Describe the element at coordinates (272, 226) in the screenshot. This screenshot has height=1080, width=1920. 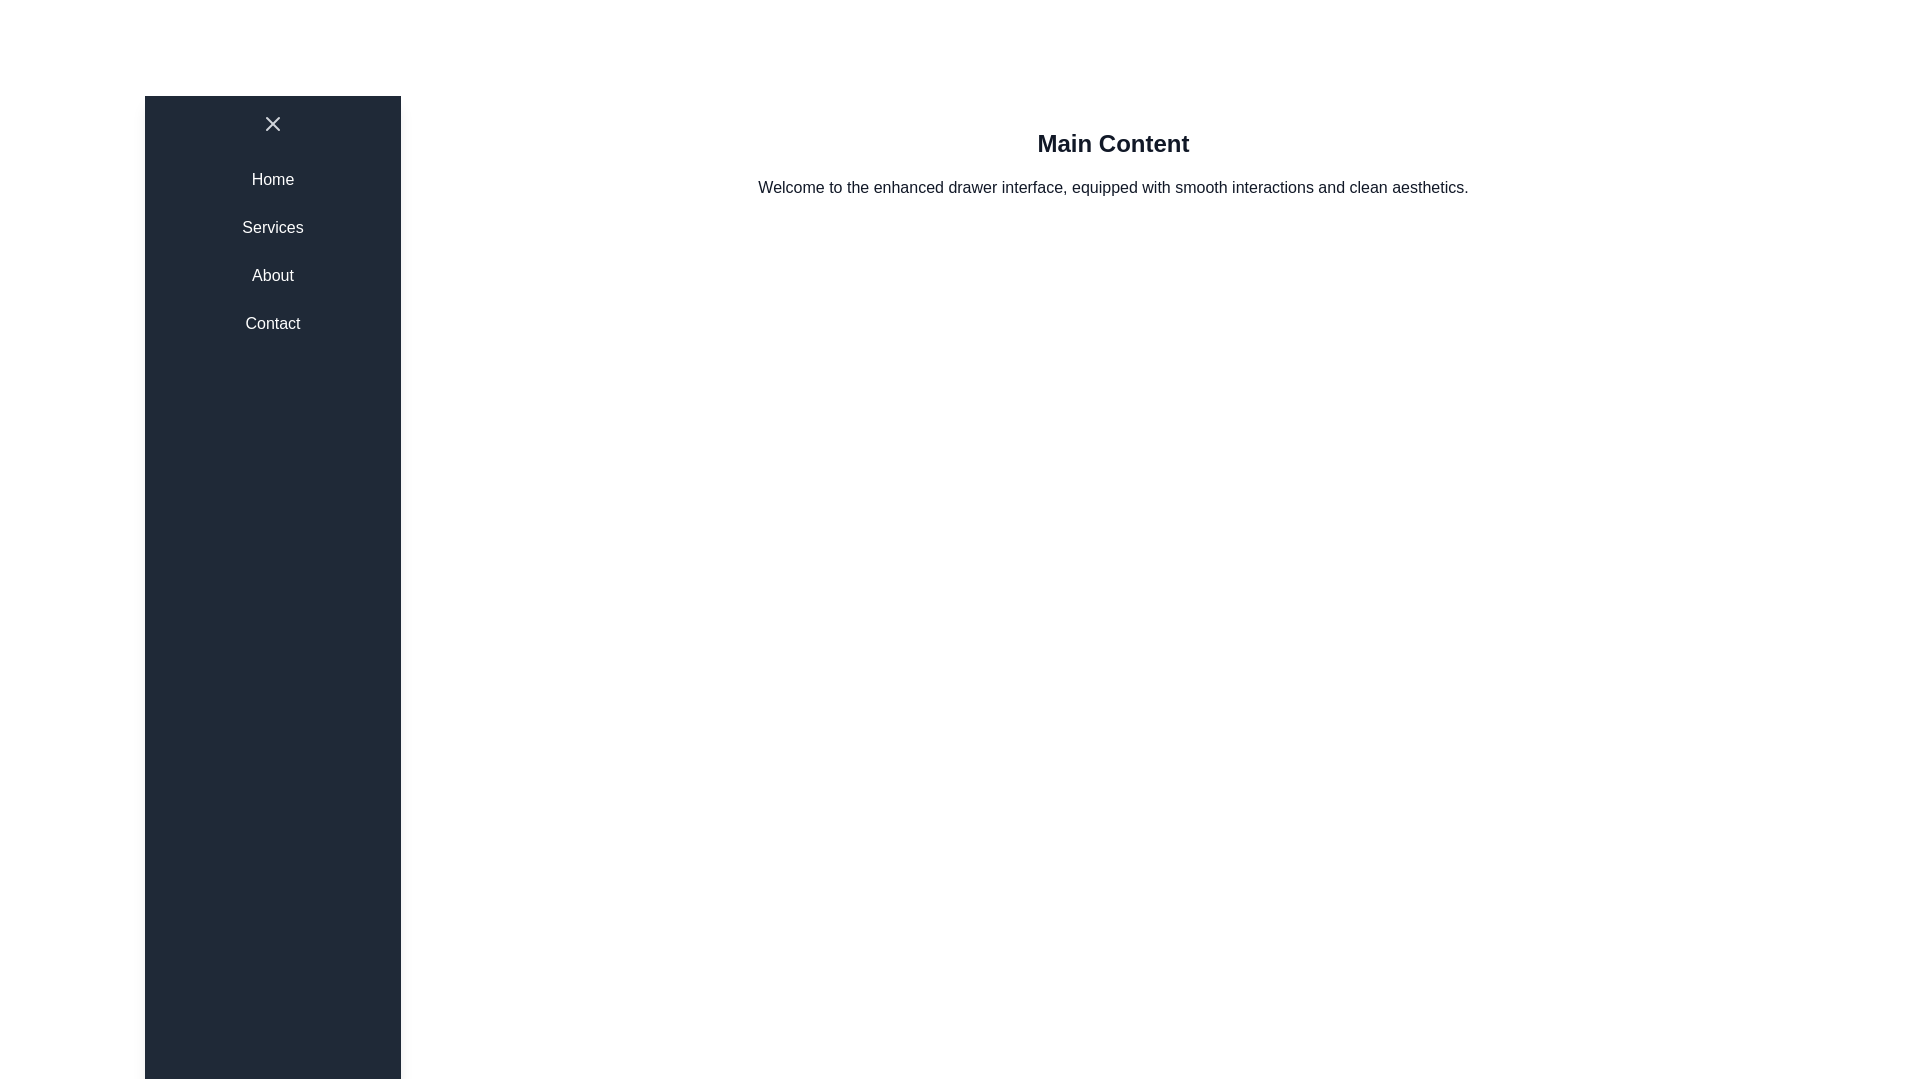
I see `the 'Services' button, which is the second item in the vertical navigational list on the dark blue panel` at that location.